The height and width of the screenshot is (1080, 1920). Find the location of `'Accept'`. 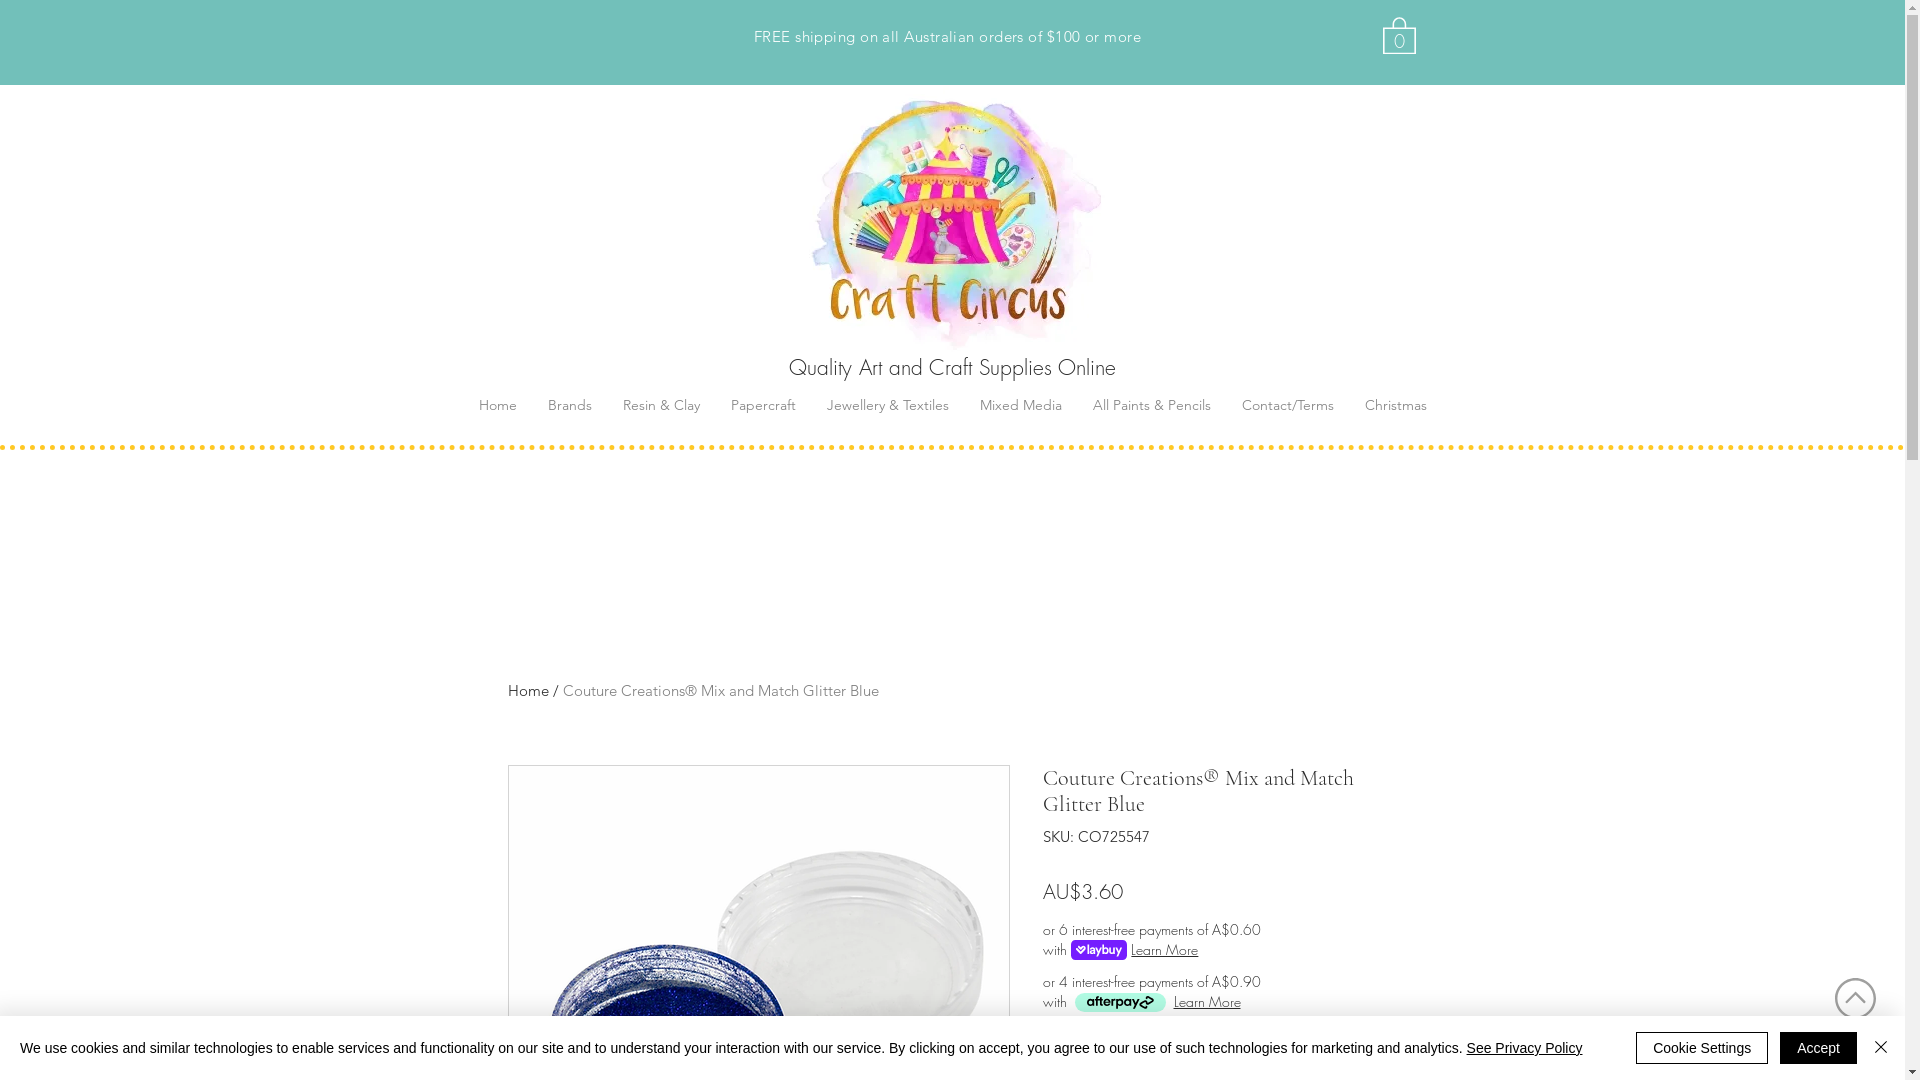

'Accept' is located at coordinates (1818, 1047).